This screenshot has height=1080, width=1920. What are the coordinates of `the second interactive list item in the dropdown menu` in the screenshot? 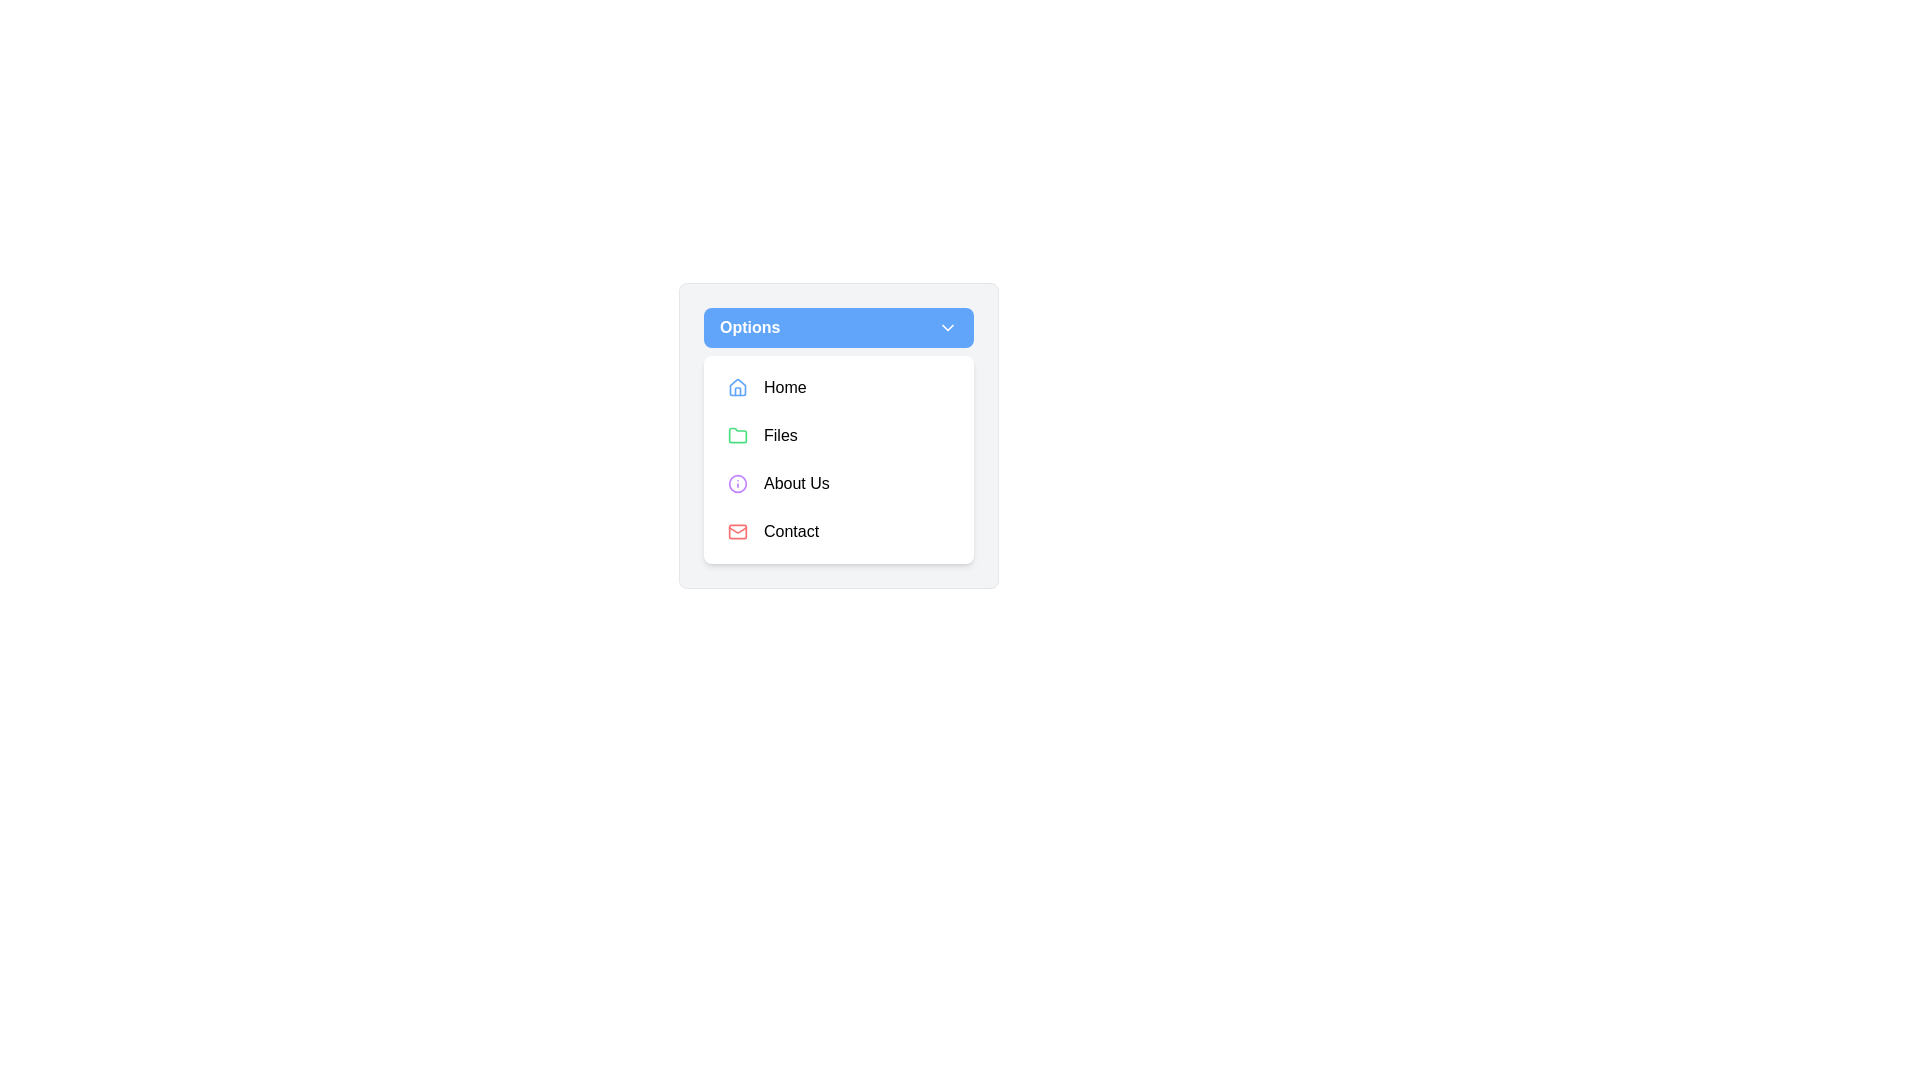 It's located at (839, 434).